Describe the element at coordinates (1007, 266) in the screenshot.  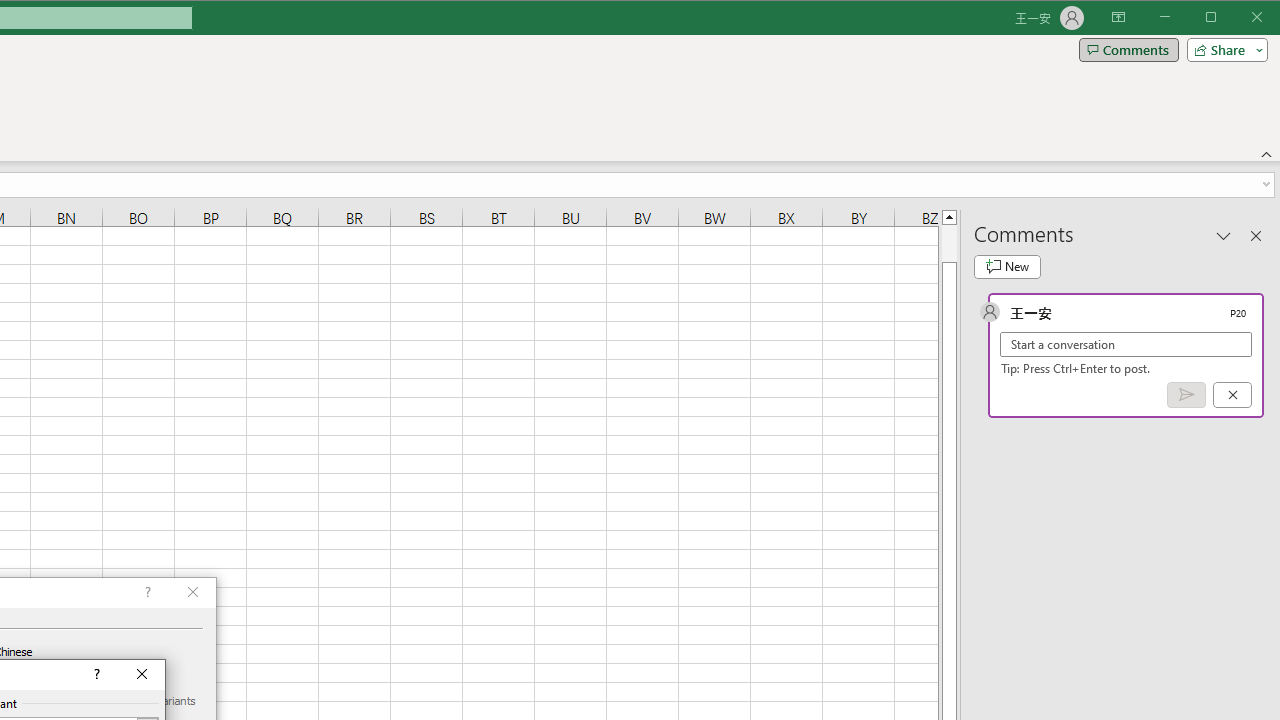
I see `'New comment'` at that location.